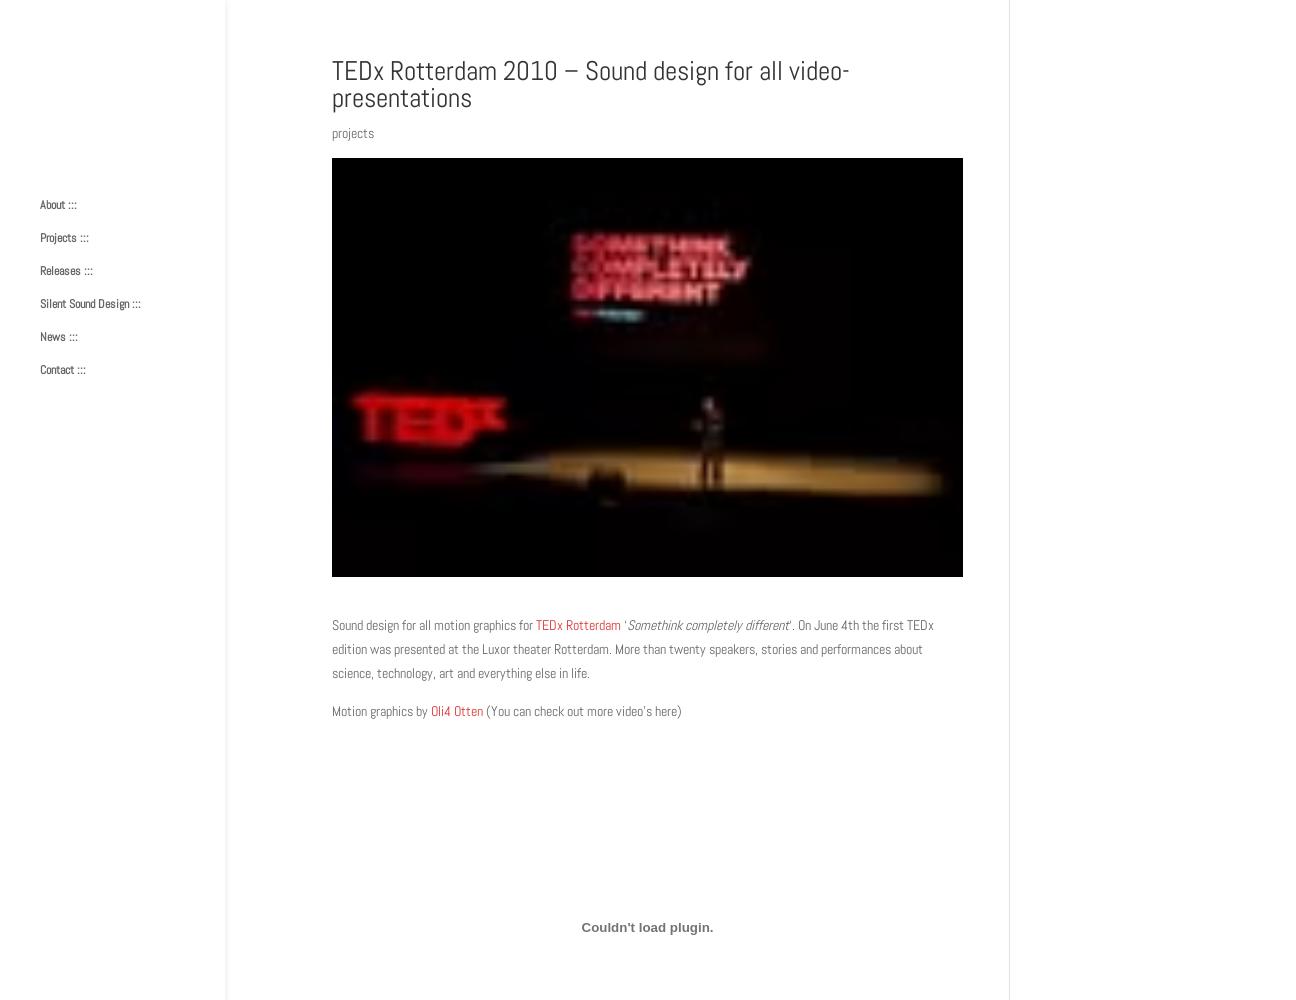 The height and width of the screenshot is (1000, 1296). What do you see at coordinates (627, 625) in the screenshot?
I see `'Somethink completely different'` at bounding box center [627, 625].